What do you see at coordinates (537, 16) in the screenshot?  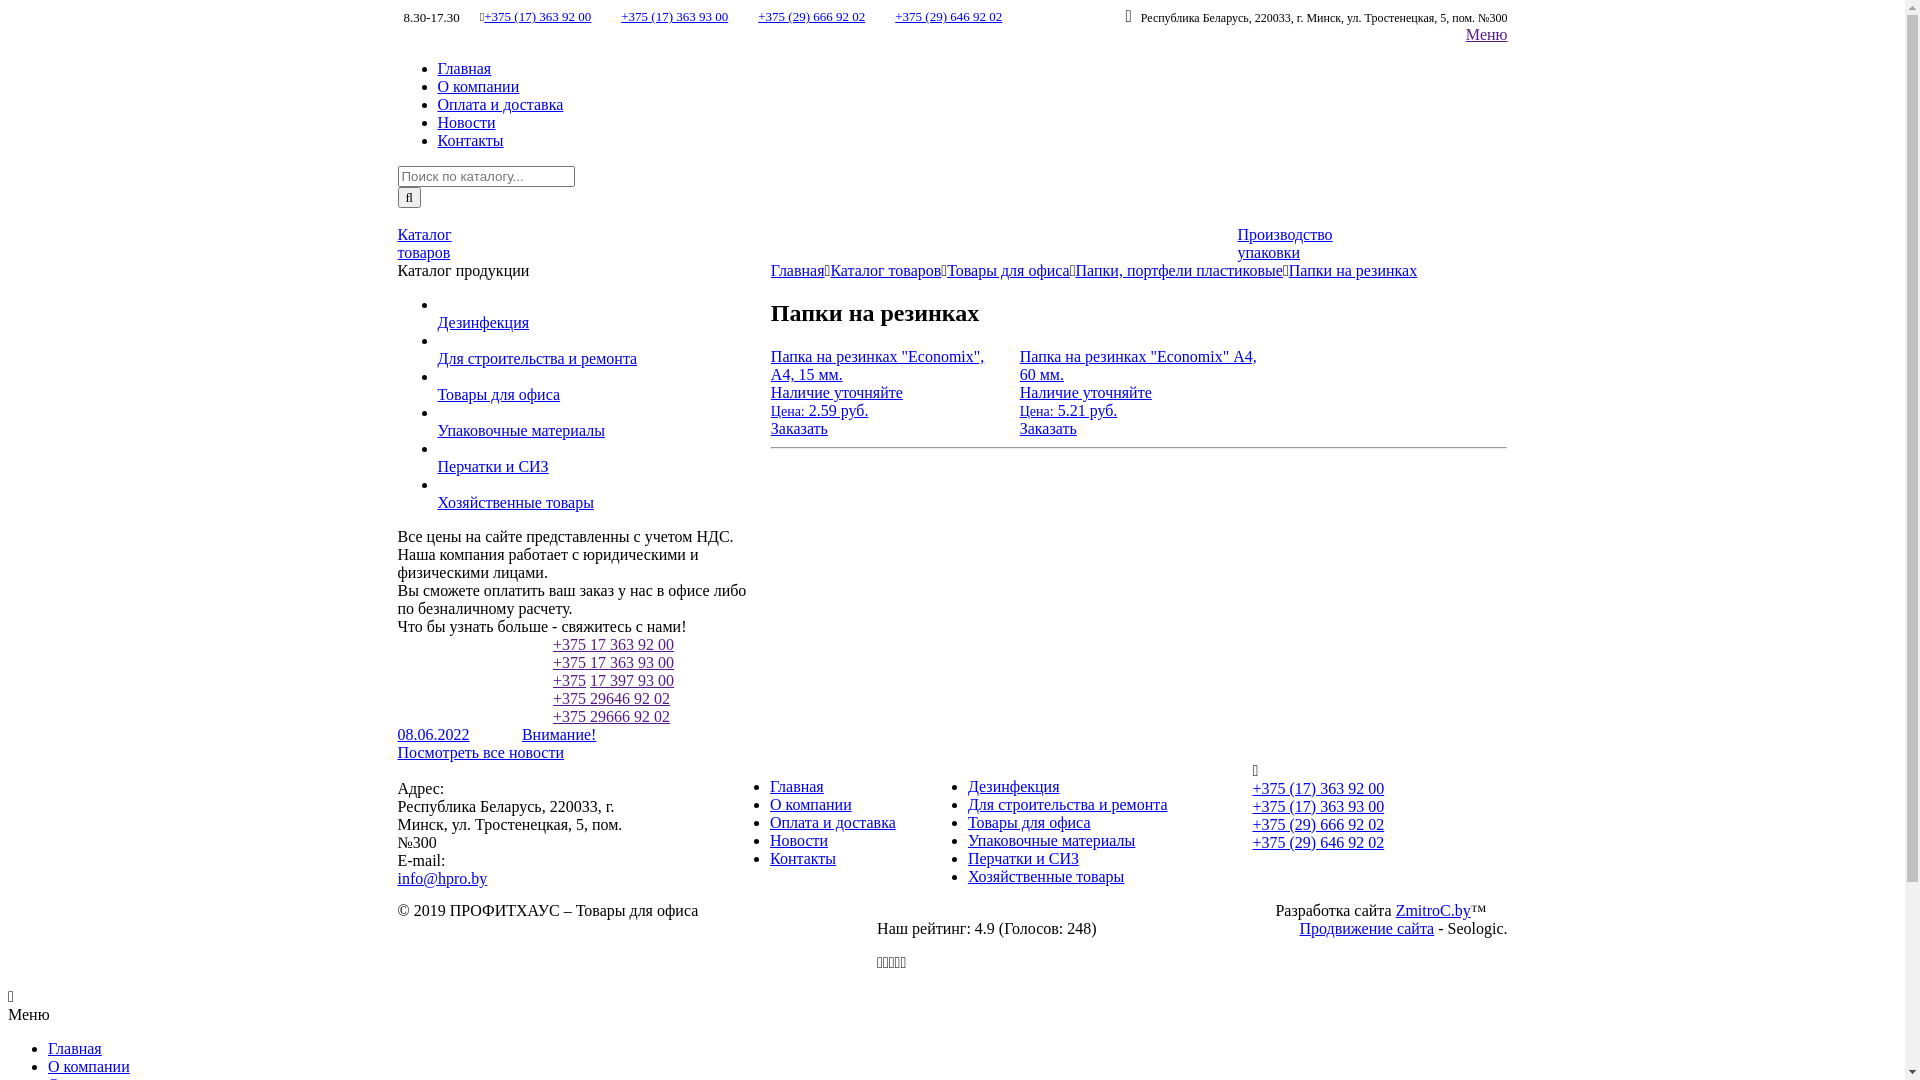 I see `'+375 (17) 363 92 00'` at bounding box center [537, 16].